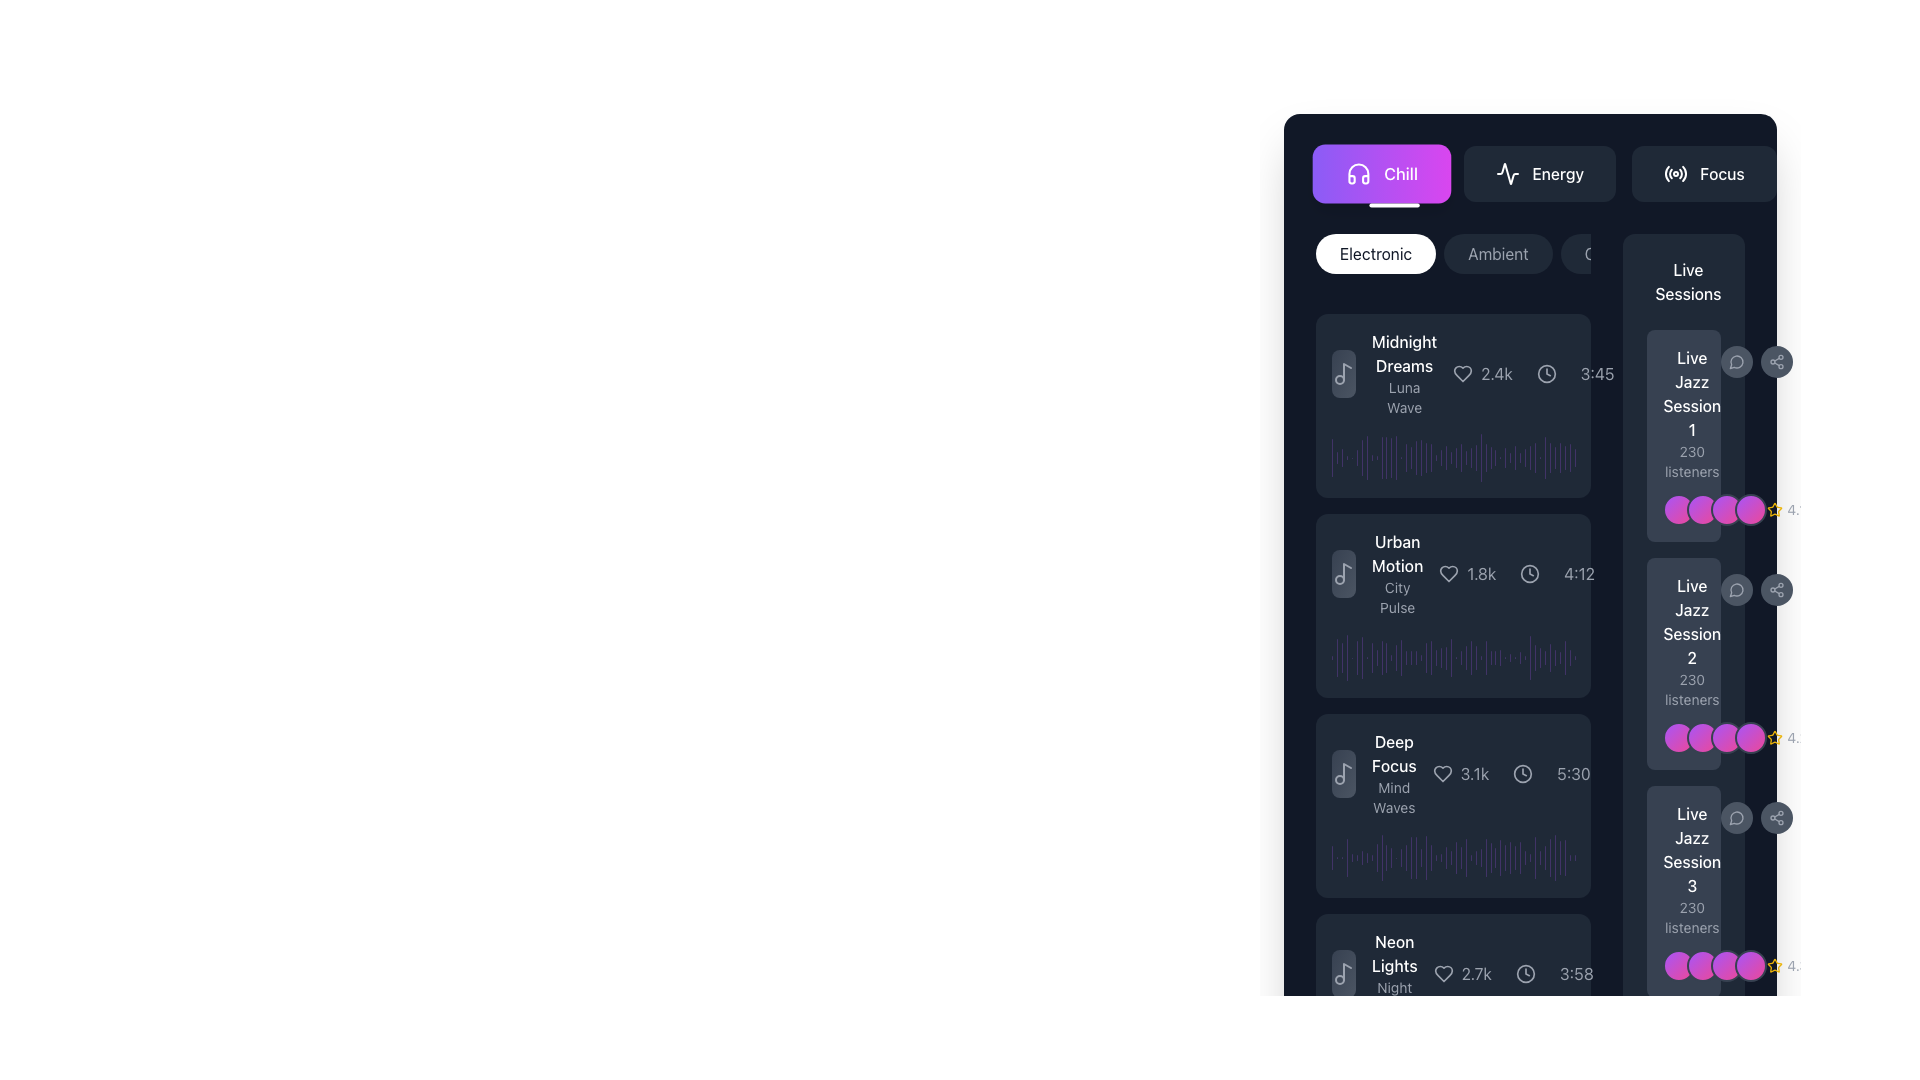  Describe the element at coordinates (1714, 508) in the screenshot. I see `the decorative visuals or avatar indicators, which are four adjacent circular gradient icons transitioning from purple to pink, located below the 'Live Jazz Session 1' label and above the '230 listeners' text` at that location.